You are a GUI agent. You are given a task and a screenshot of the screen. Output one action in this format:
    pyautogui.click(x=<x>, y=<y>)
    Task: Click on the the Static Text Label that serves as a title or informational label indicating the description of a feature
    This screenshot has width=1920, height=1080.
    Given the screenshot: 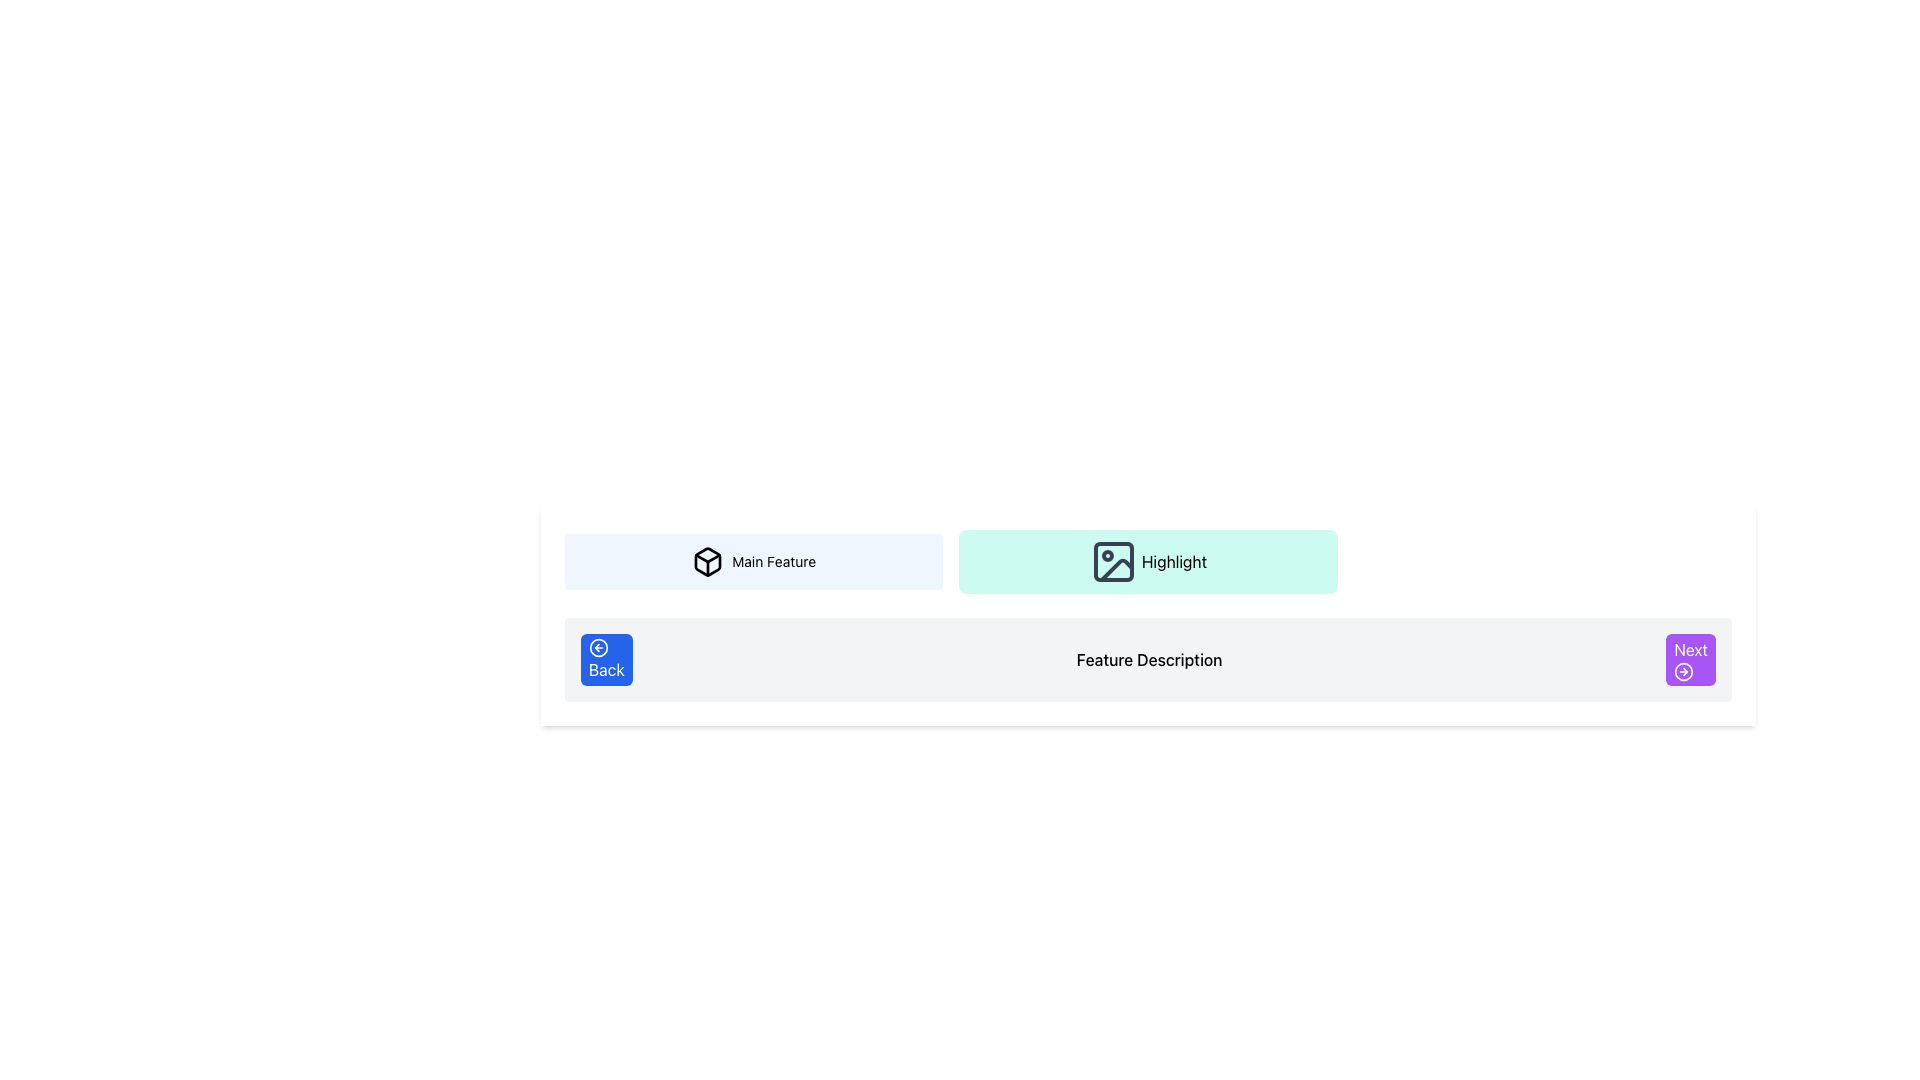 What is the action you would take?
    pyautogui.click(x=1149, y=659)
    